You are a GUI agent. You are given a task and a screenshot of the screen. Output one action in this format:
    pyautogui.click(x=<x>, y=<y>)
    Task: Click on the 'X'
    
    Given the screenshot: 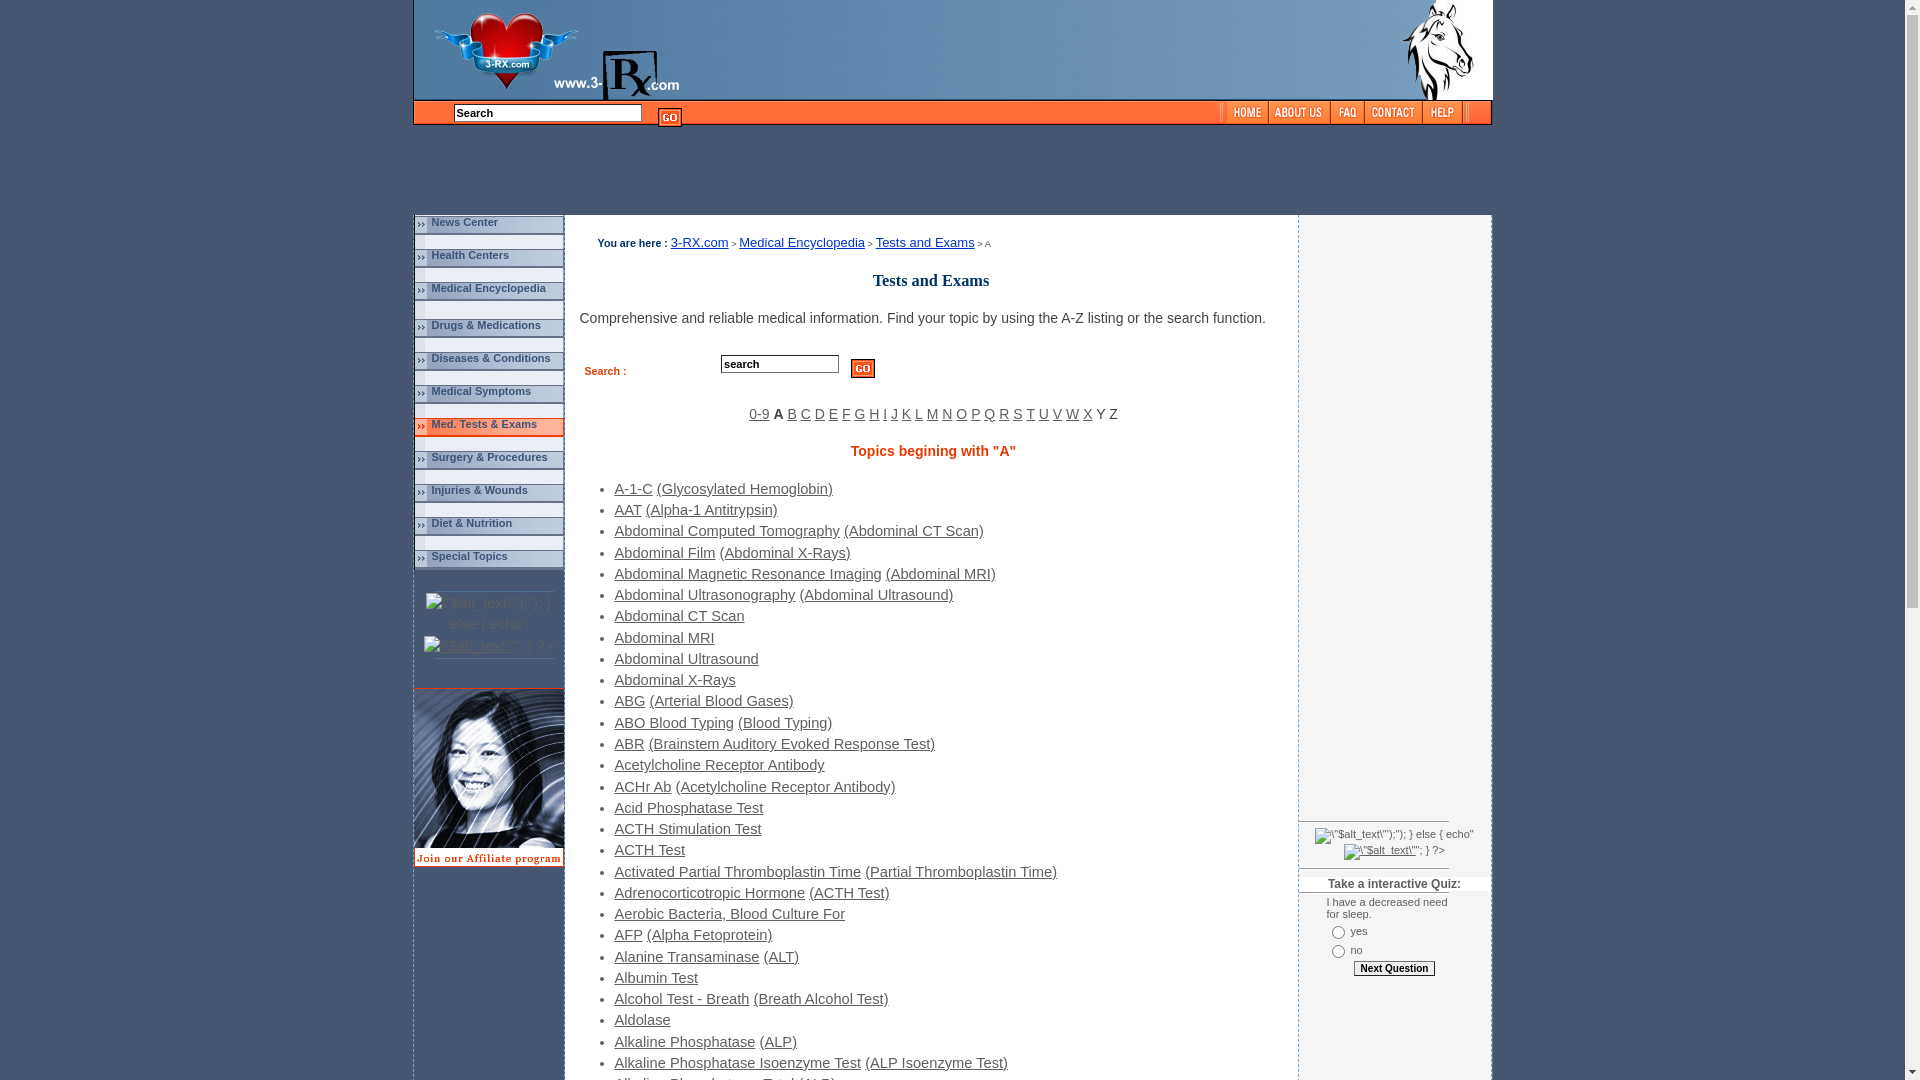 What is the action you would take?
    pyautogui.click(x=1086, y=412)
    